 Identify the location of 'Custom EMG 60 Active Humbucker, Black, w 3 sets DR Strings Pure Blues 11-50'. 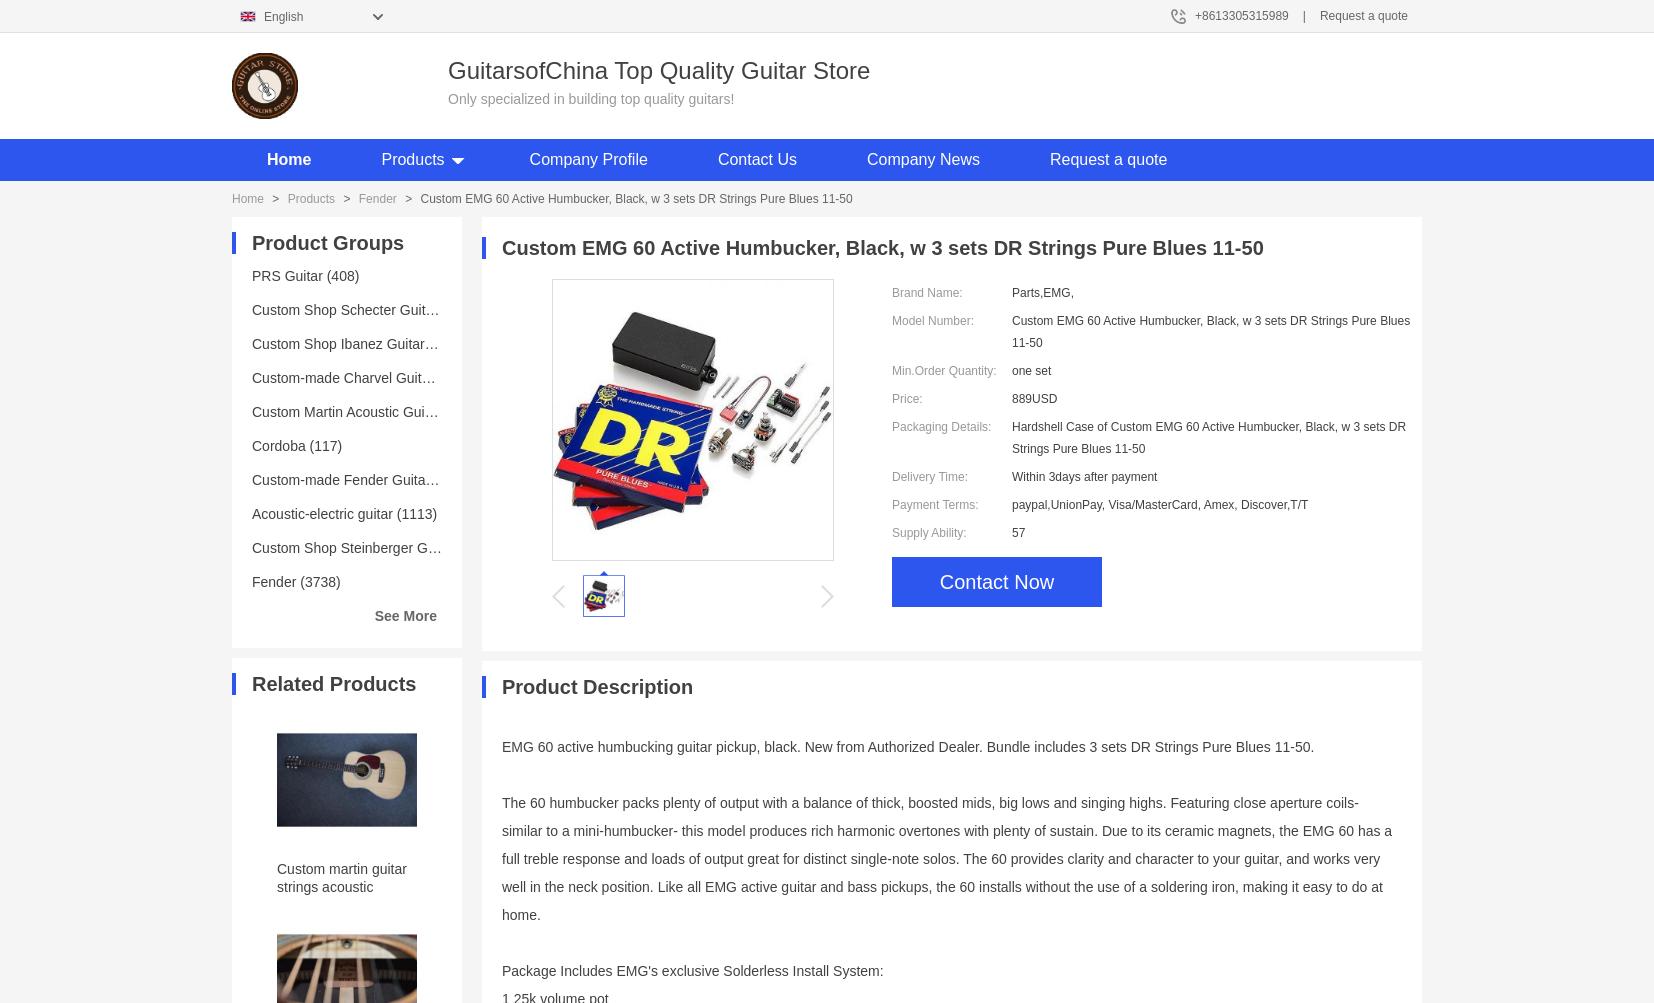
(634, 197).